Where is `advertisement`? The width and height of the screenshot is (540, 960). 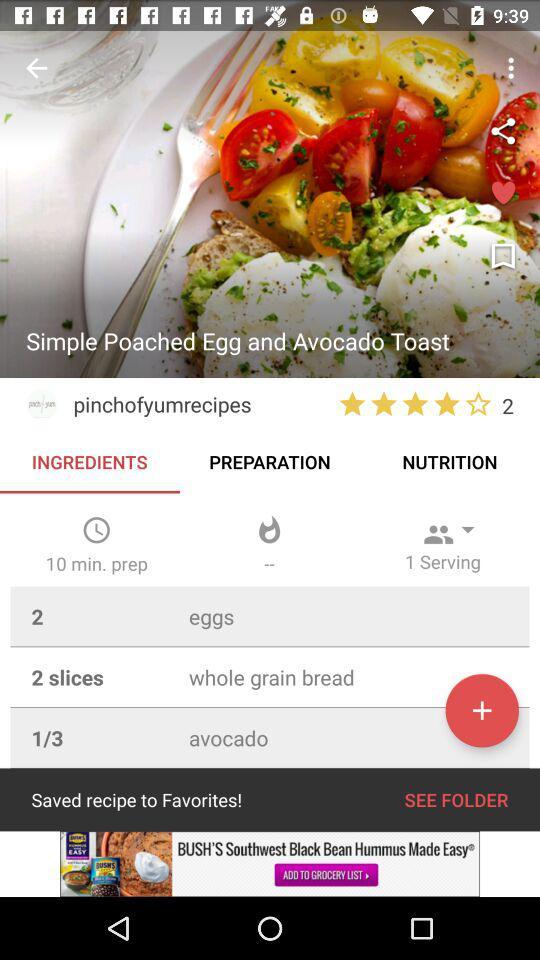
advertisement is located at coordinates (270, 863).